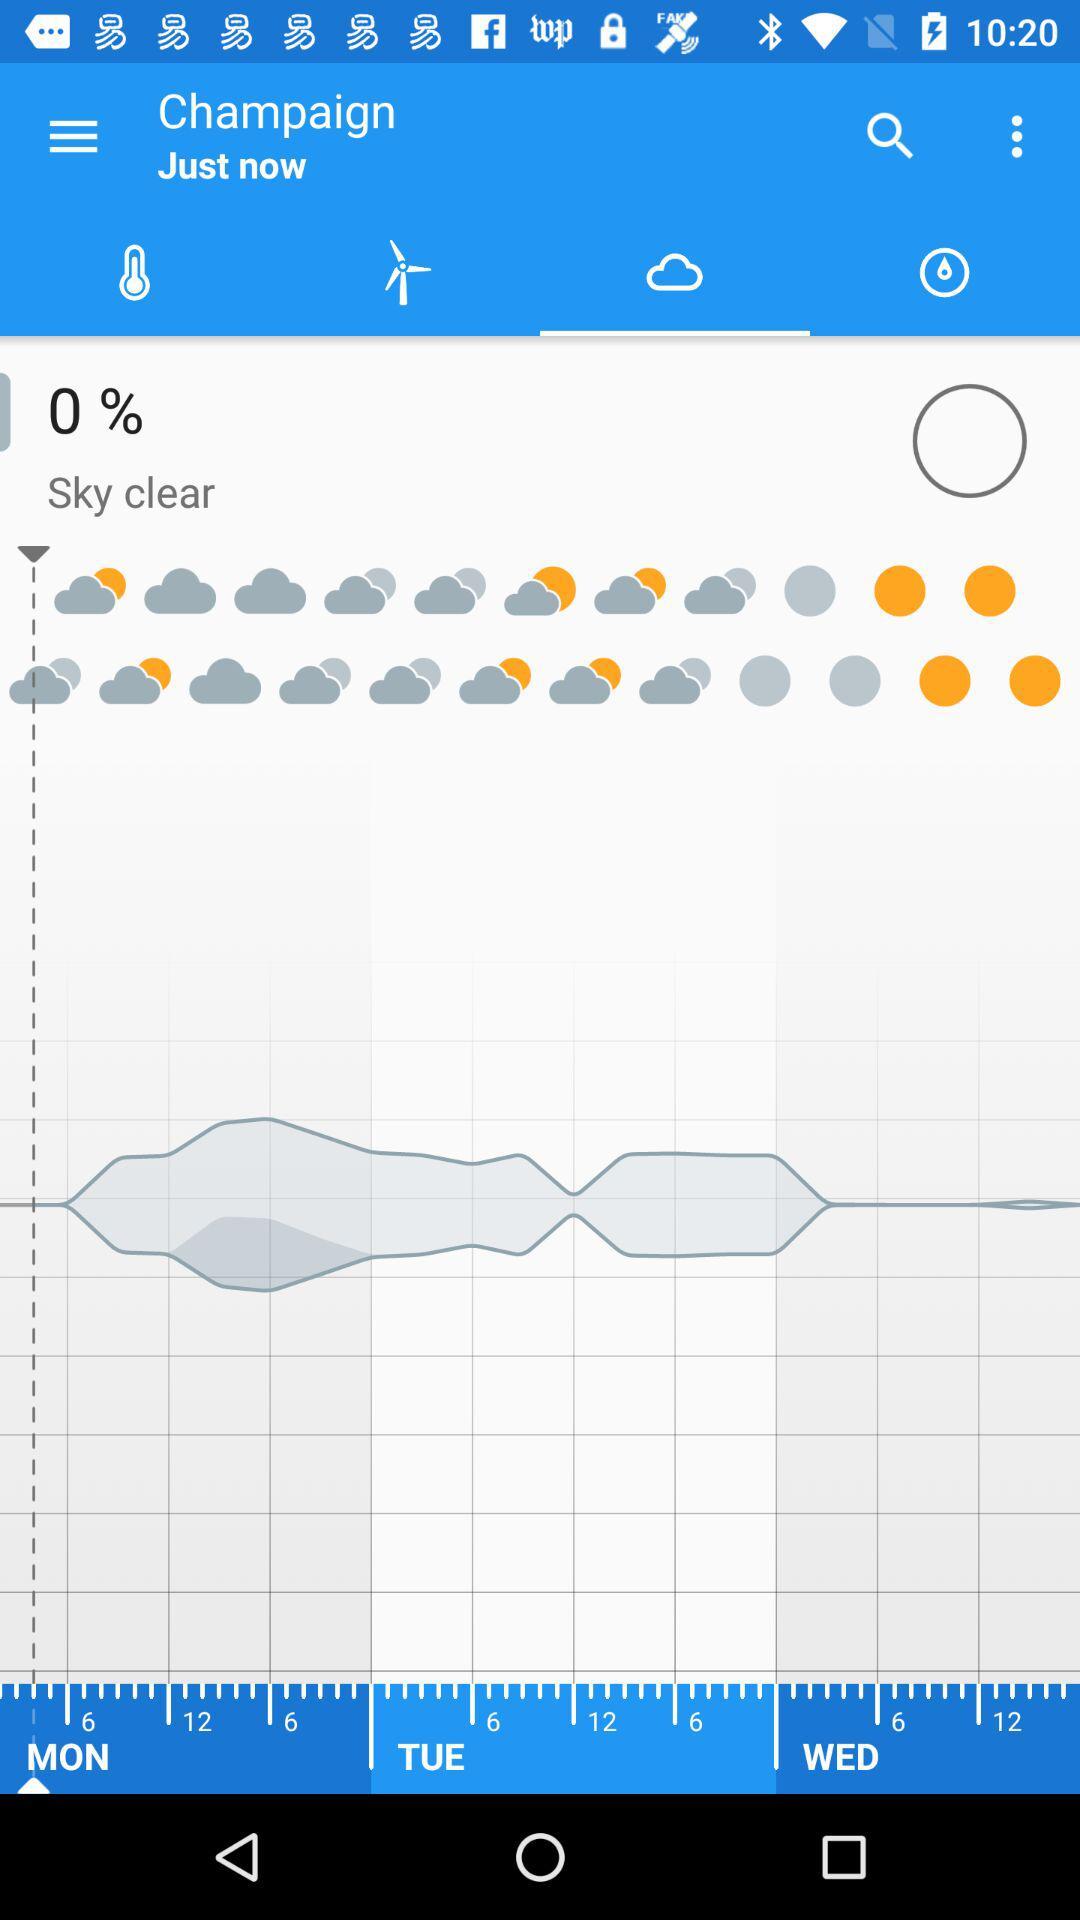 The image size is (1080, 1920). Describe the element at coordinates (72, 135) in the screenshot. I see `menu option` at that location.